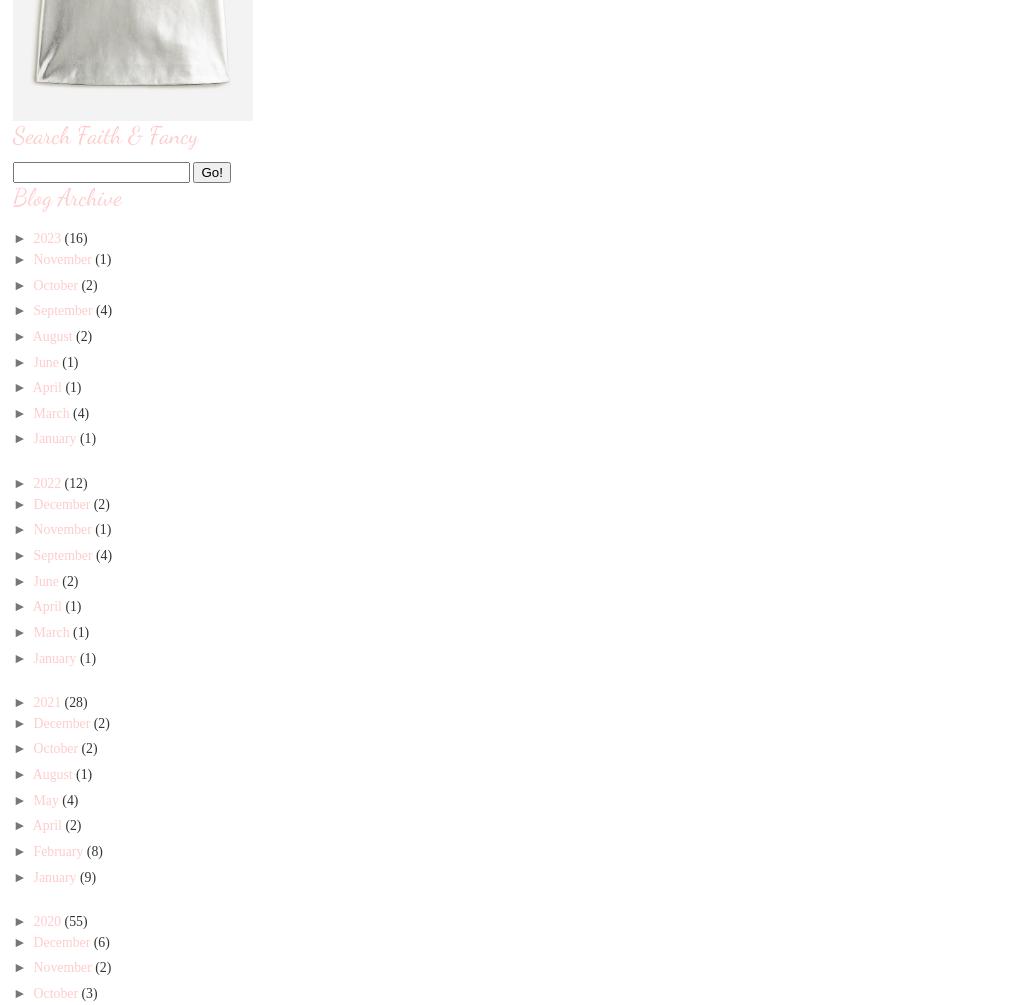  I want to click on '2020', so click(32, 919).